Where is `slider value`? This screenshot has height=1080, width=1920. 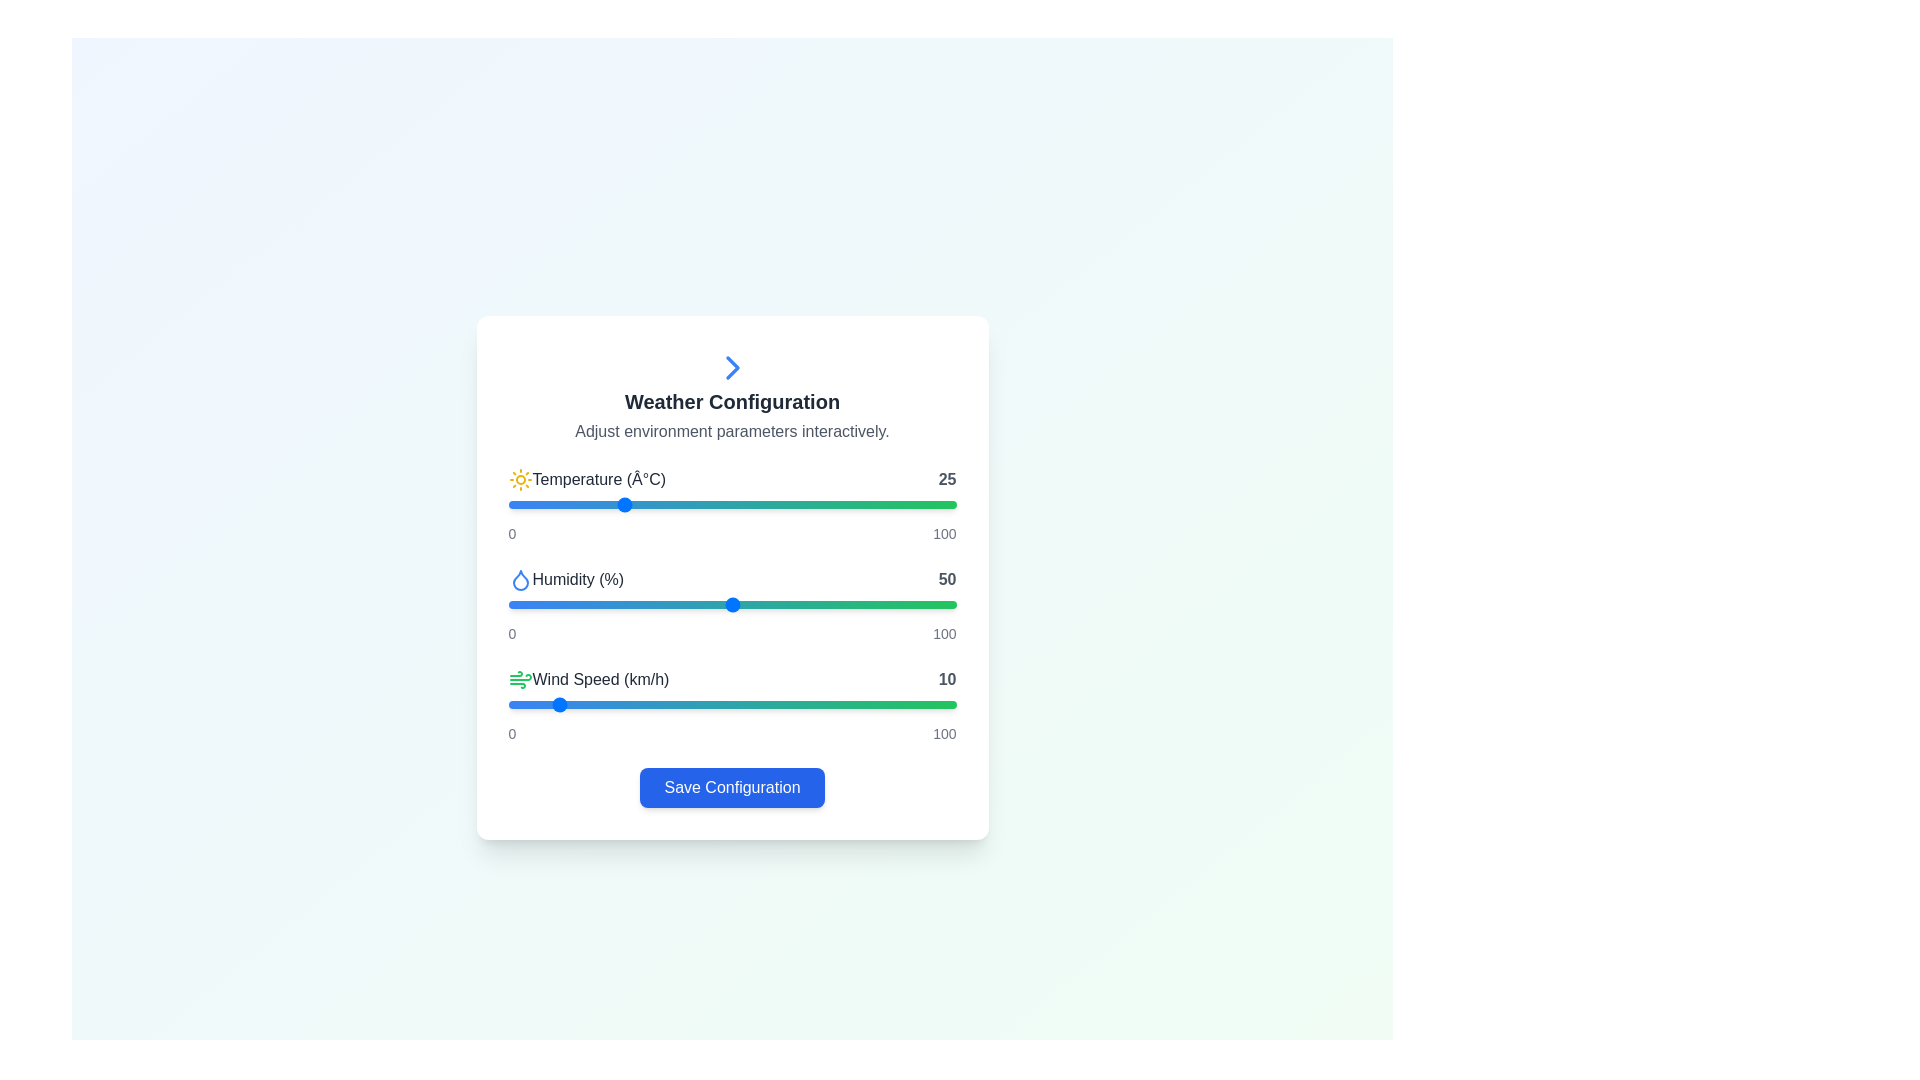
slider value is located at coordinates (822, 504).